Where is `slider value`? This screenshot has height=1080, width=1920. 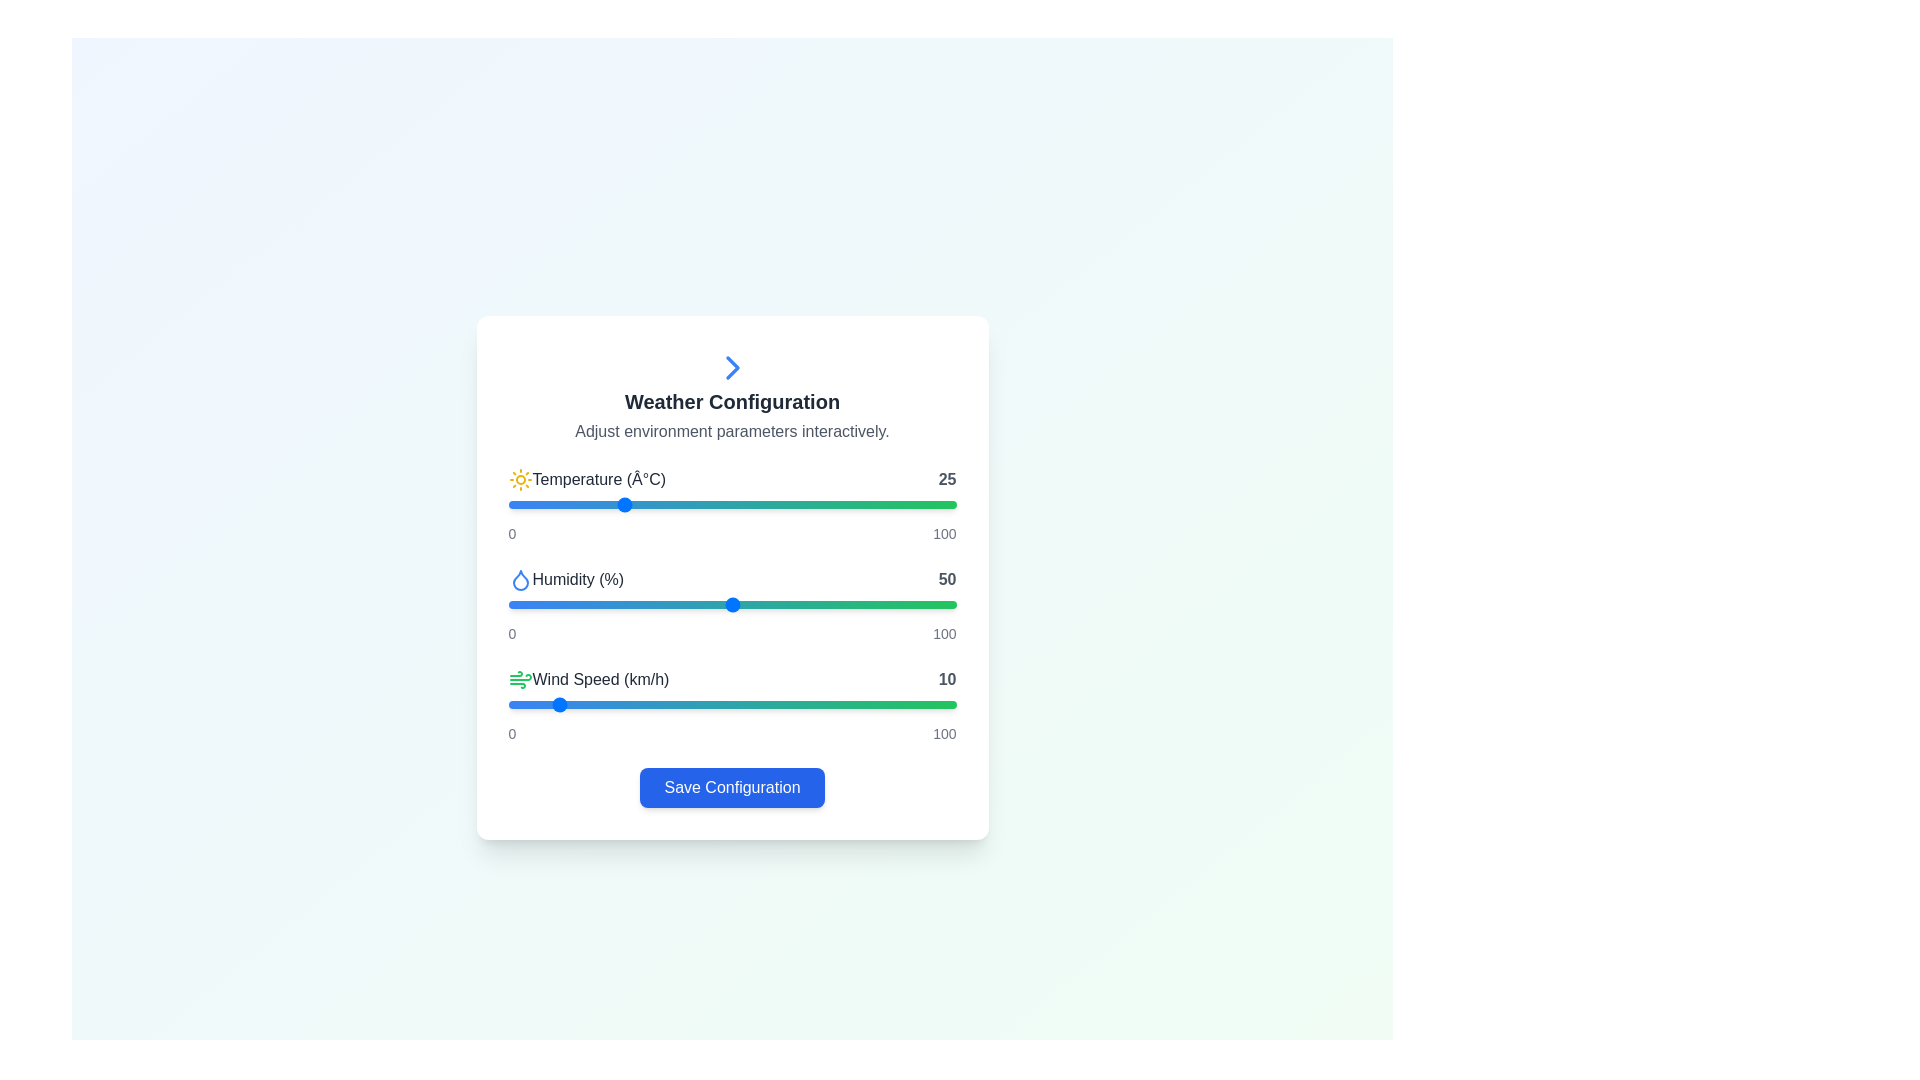
slider value is located at coordinates (822, 504).